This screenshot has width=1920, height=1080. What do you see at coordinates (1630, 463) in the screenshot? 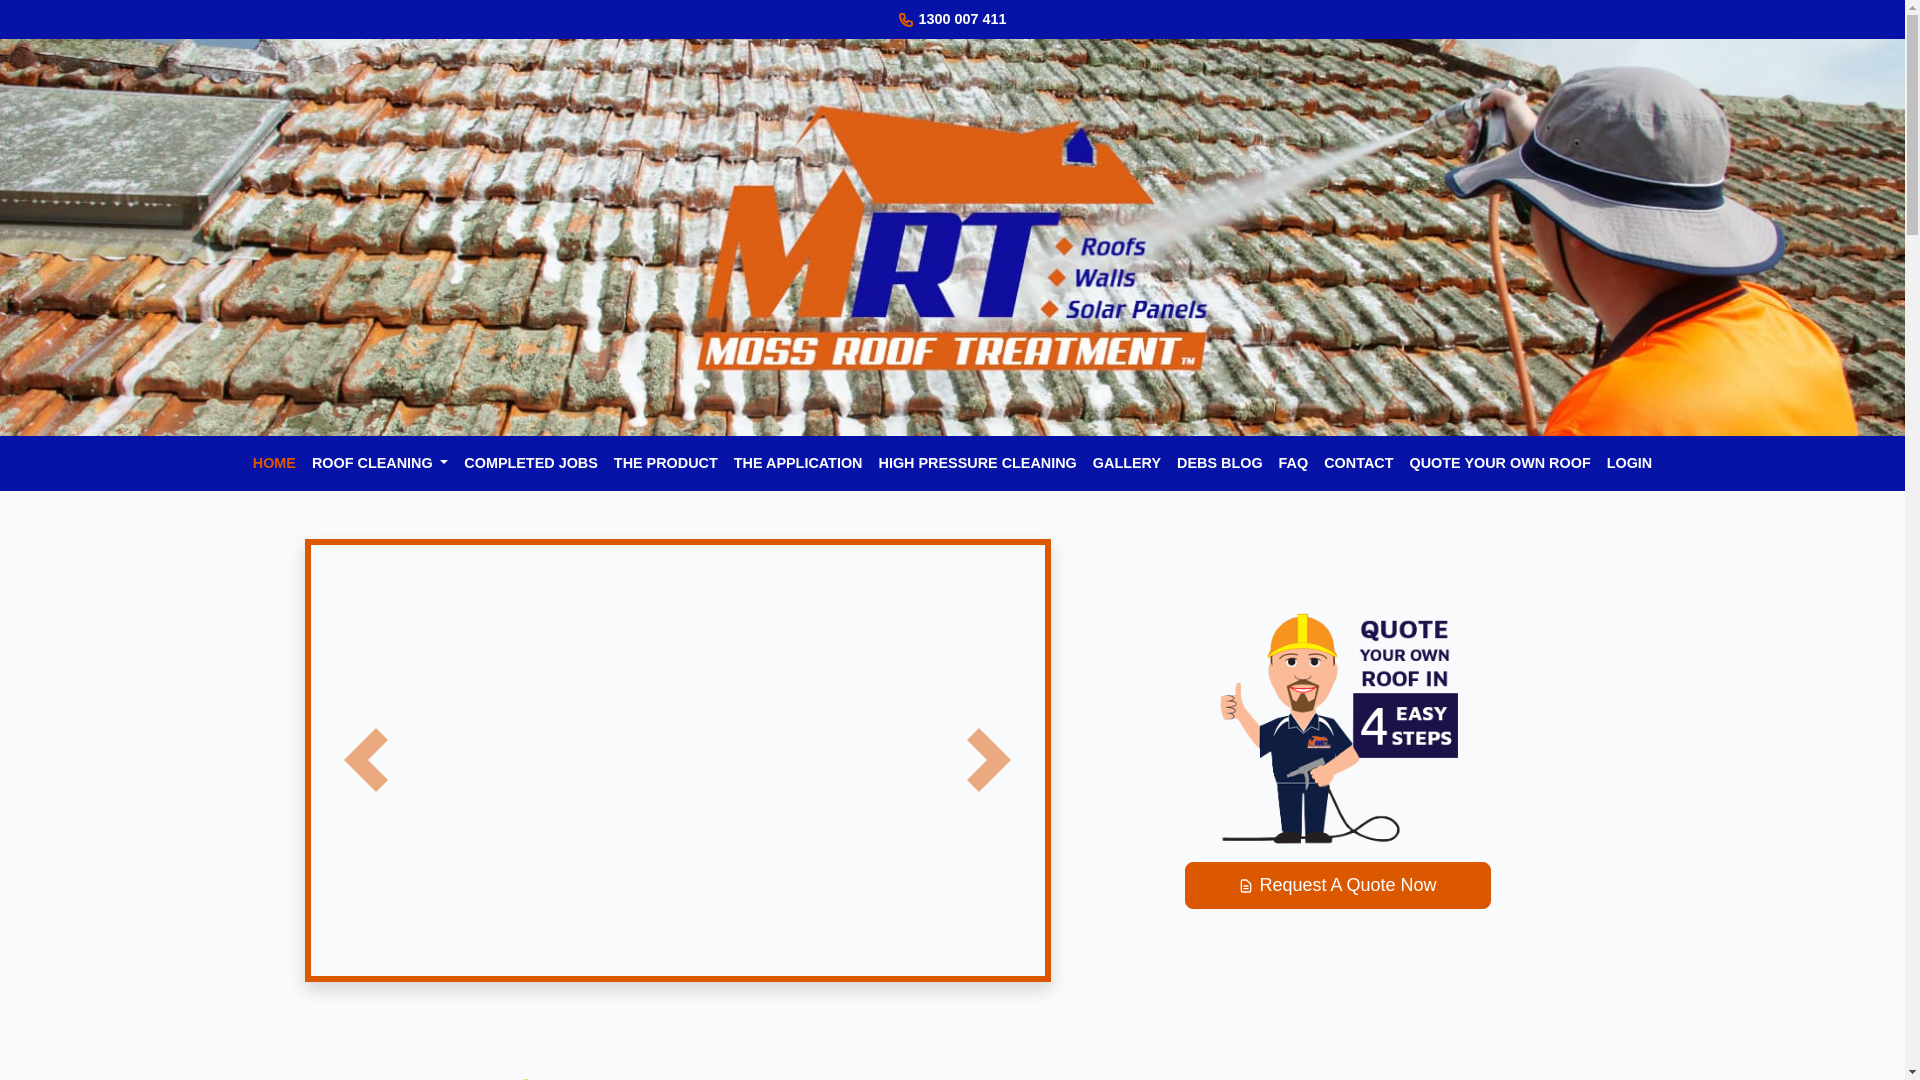
I see `'LOGIN'` at bounding box center [1630, 463].